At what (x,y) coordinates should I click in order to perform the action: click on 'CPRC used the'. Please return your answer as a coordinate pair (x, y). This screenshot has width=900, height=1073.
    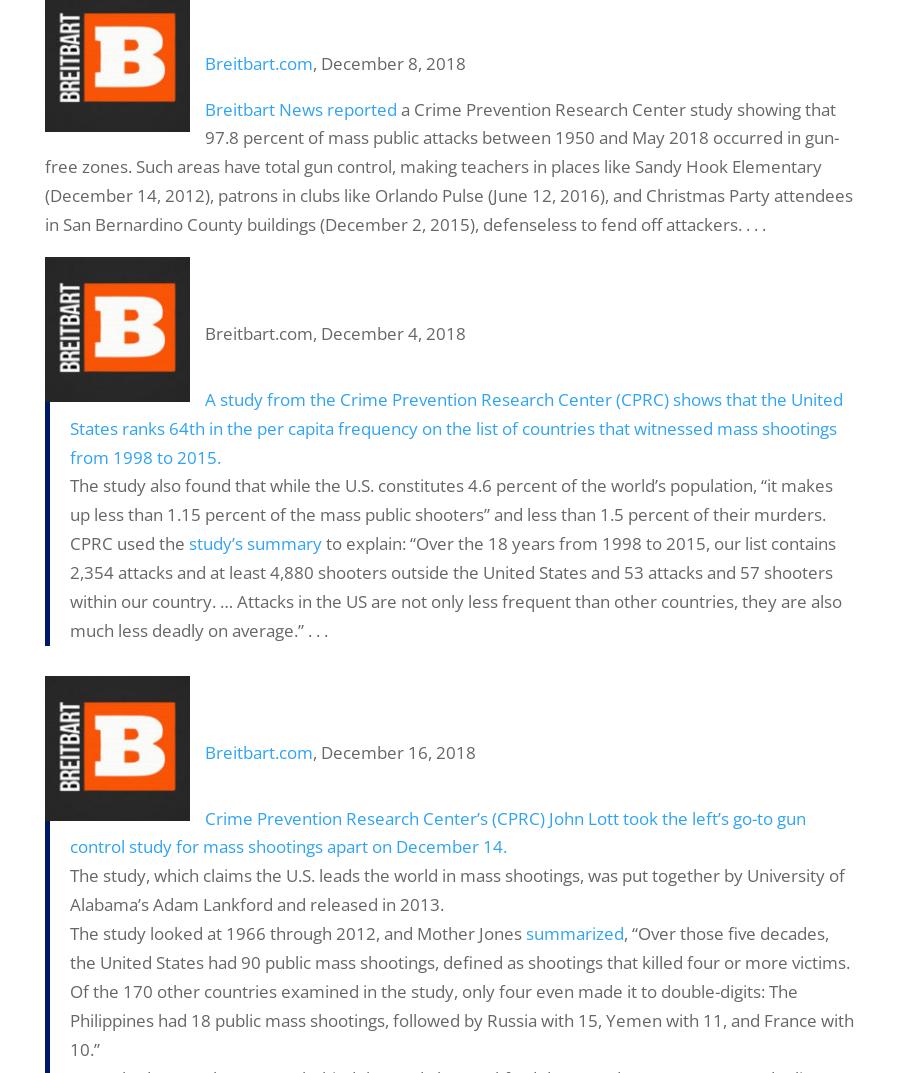
    Looking at the image, I should click on (129, 543).